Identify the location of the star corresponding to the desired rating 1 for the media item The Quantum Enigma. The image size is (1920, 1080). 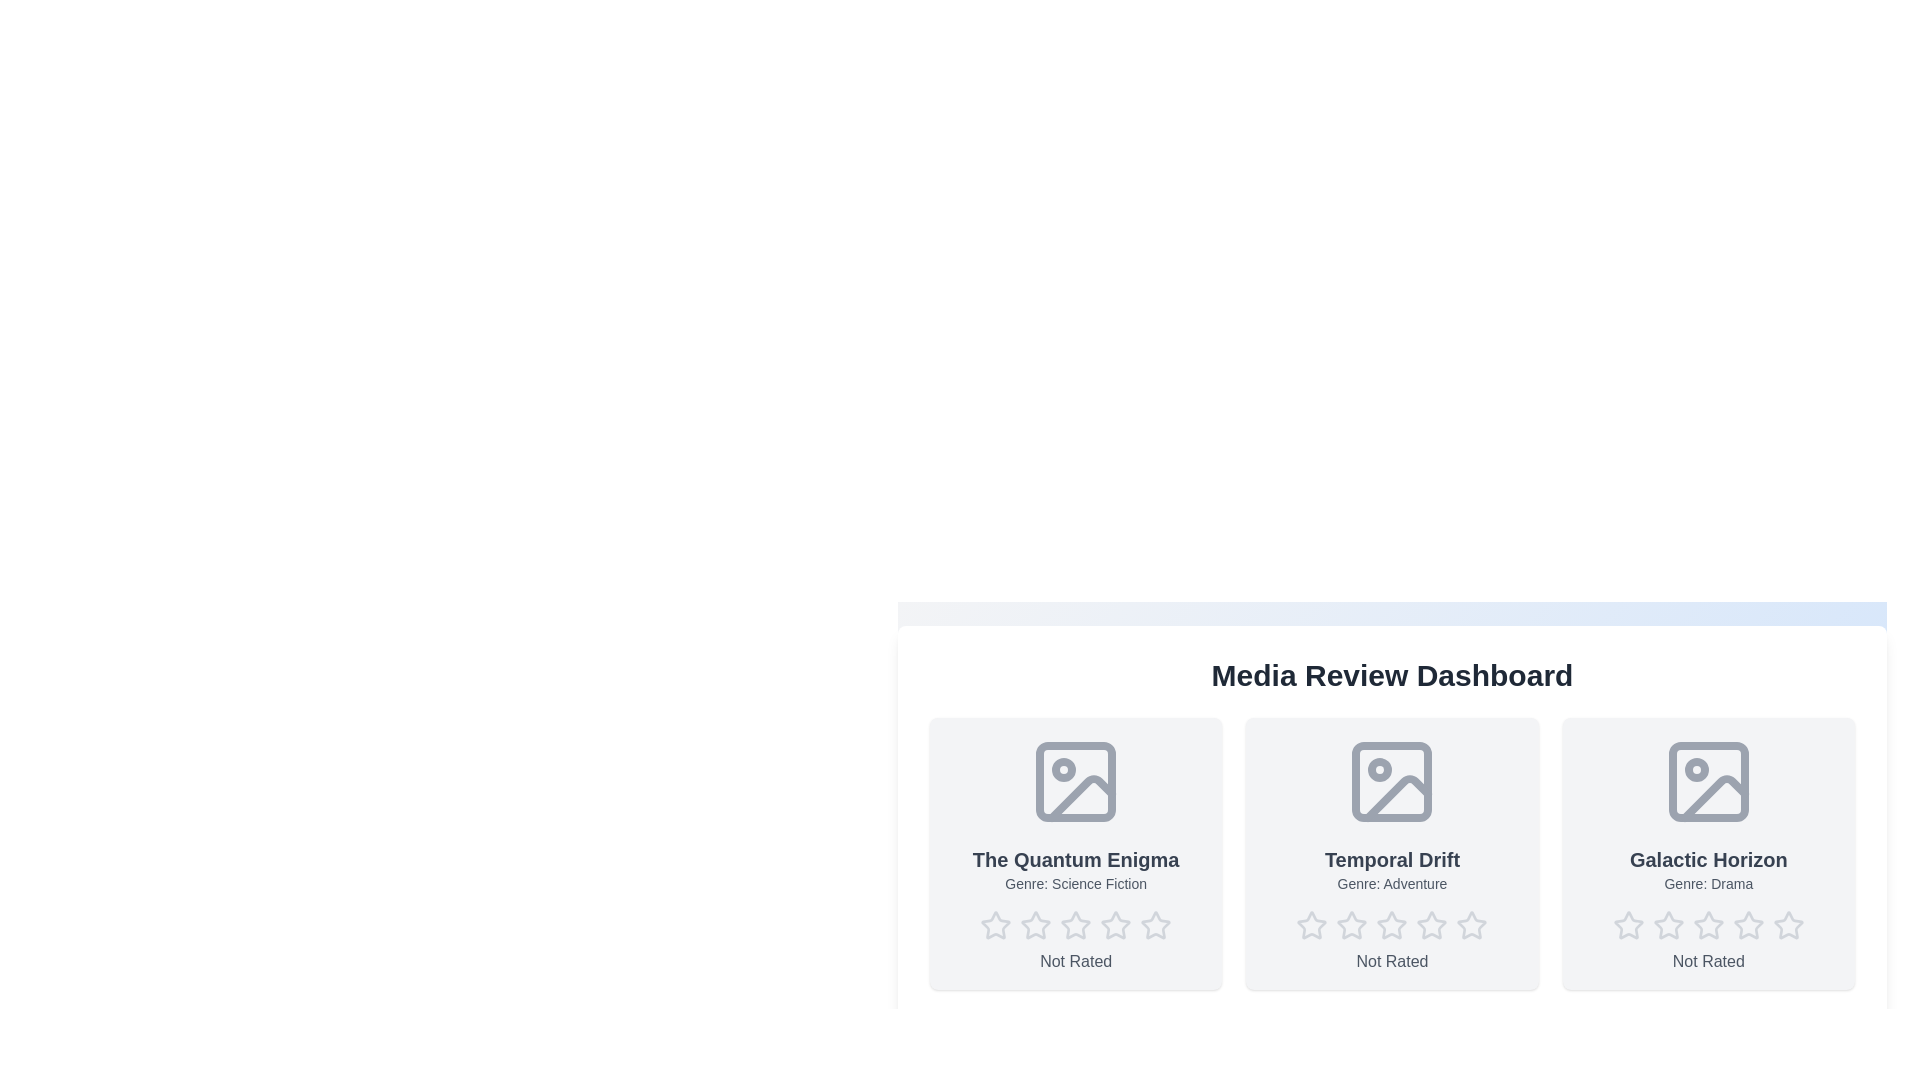
(996, 925).